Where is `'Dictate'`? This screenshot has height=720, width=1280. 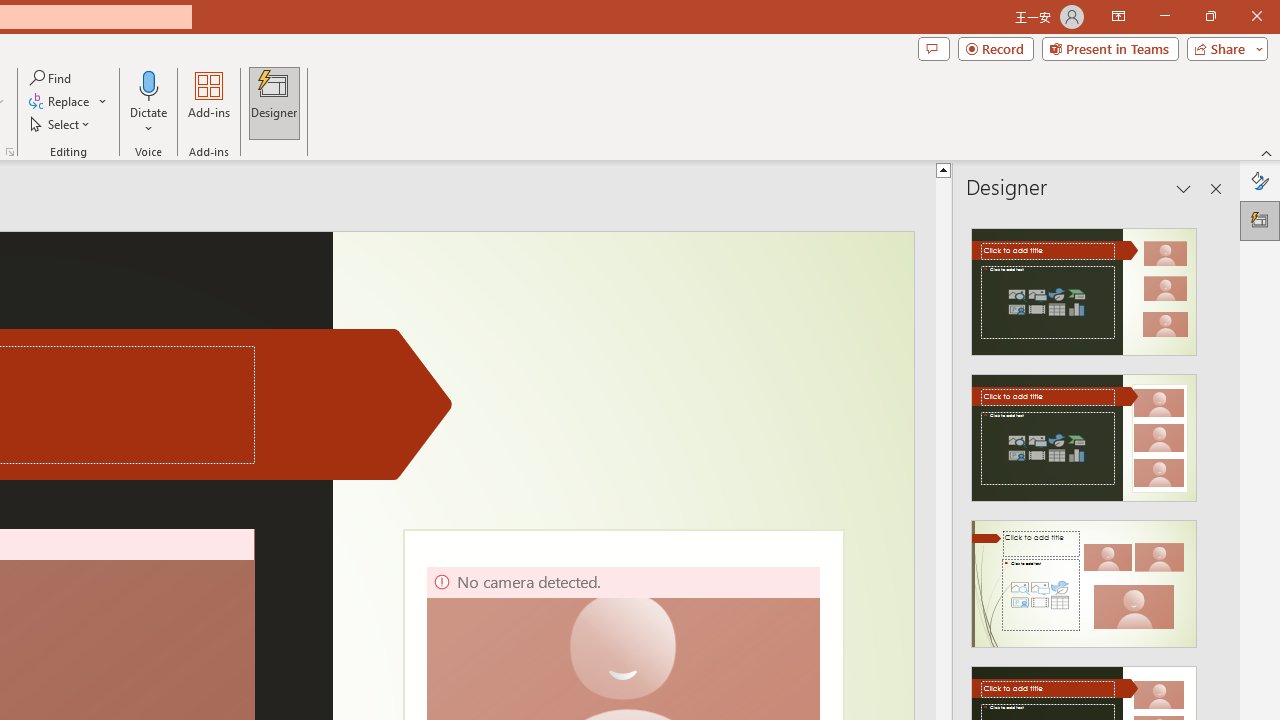 'Dictate' is located at coordinates (148, 103).